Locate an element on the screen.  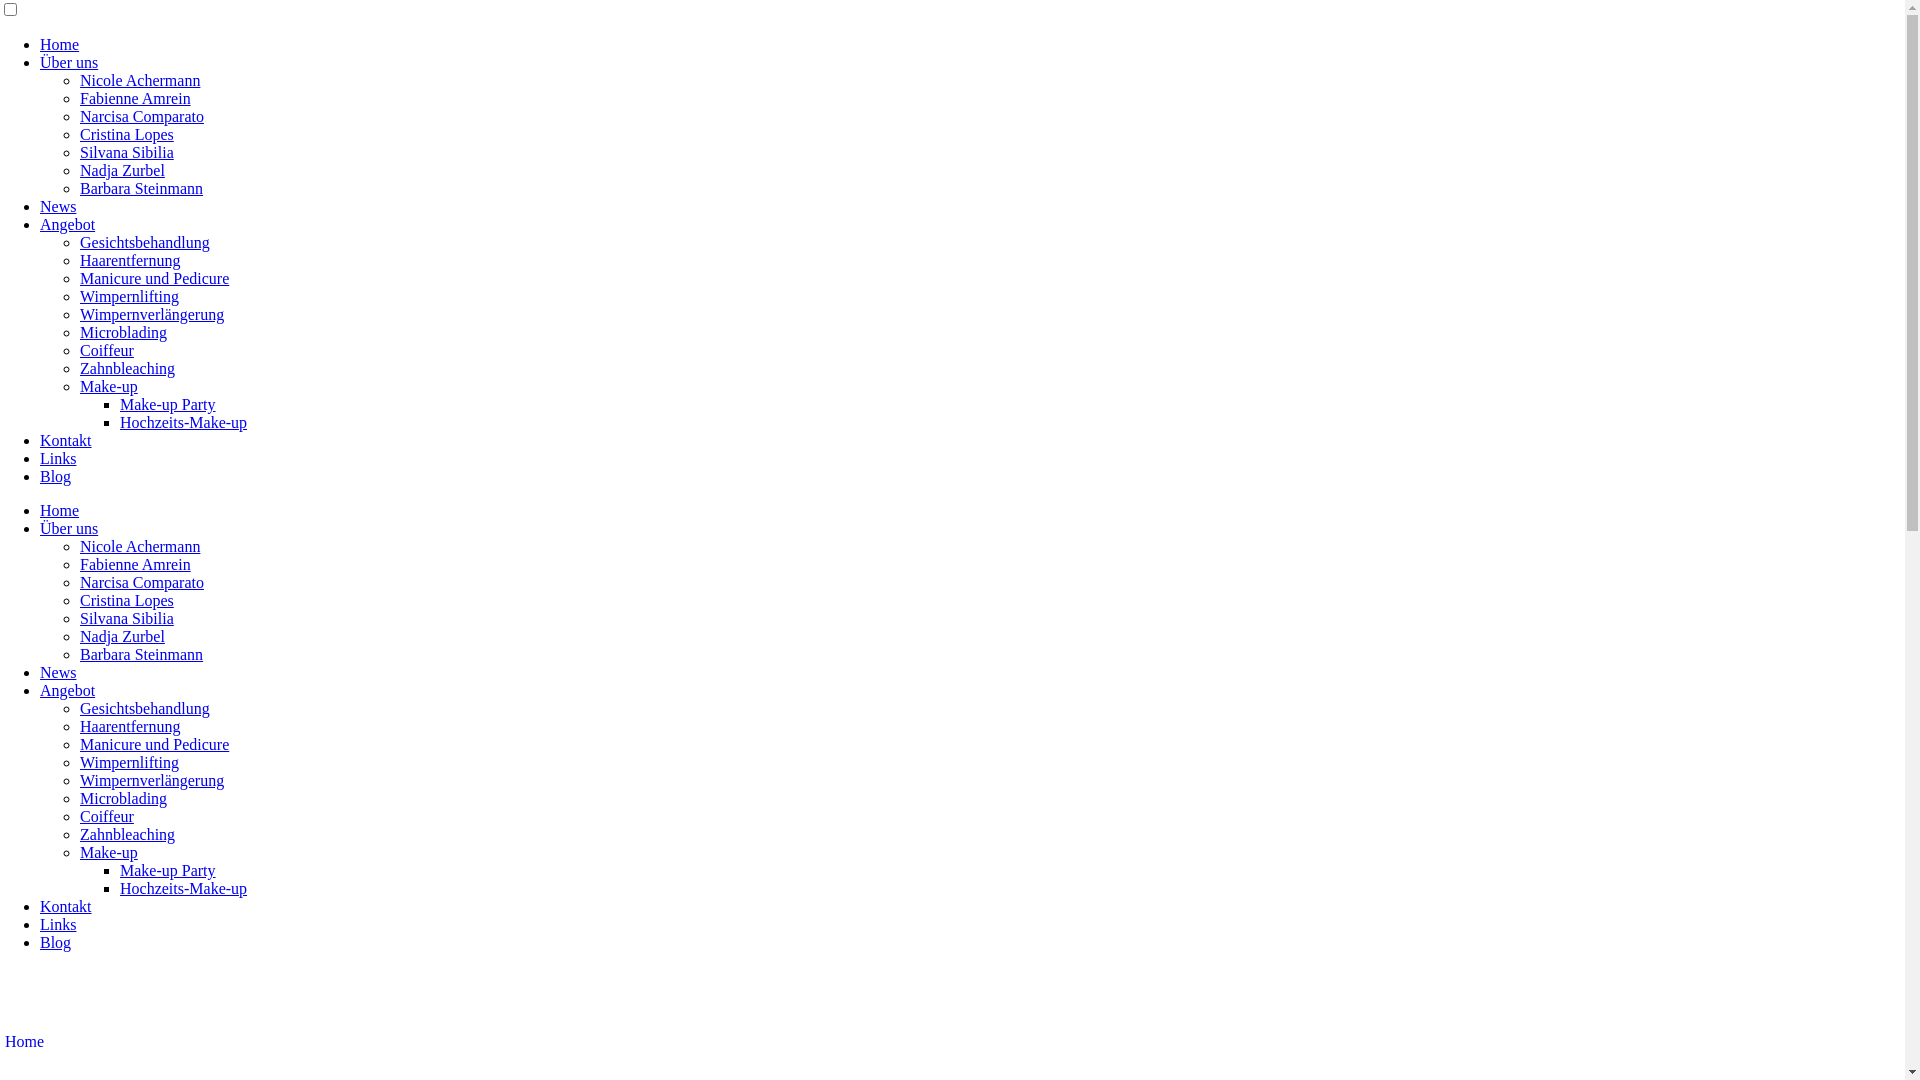
'Fabienne Amrein' is located at coordinates (134, 98).